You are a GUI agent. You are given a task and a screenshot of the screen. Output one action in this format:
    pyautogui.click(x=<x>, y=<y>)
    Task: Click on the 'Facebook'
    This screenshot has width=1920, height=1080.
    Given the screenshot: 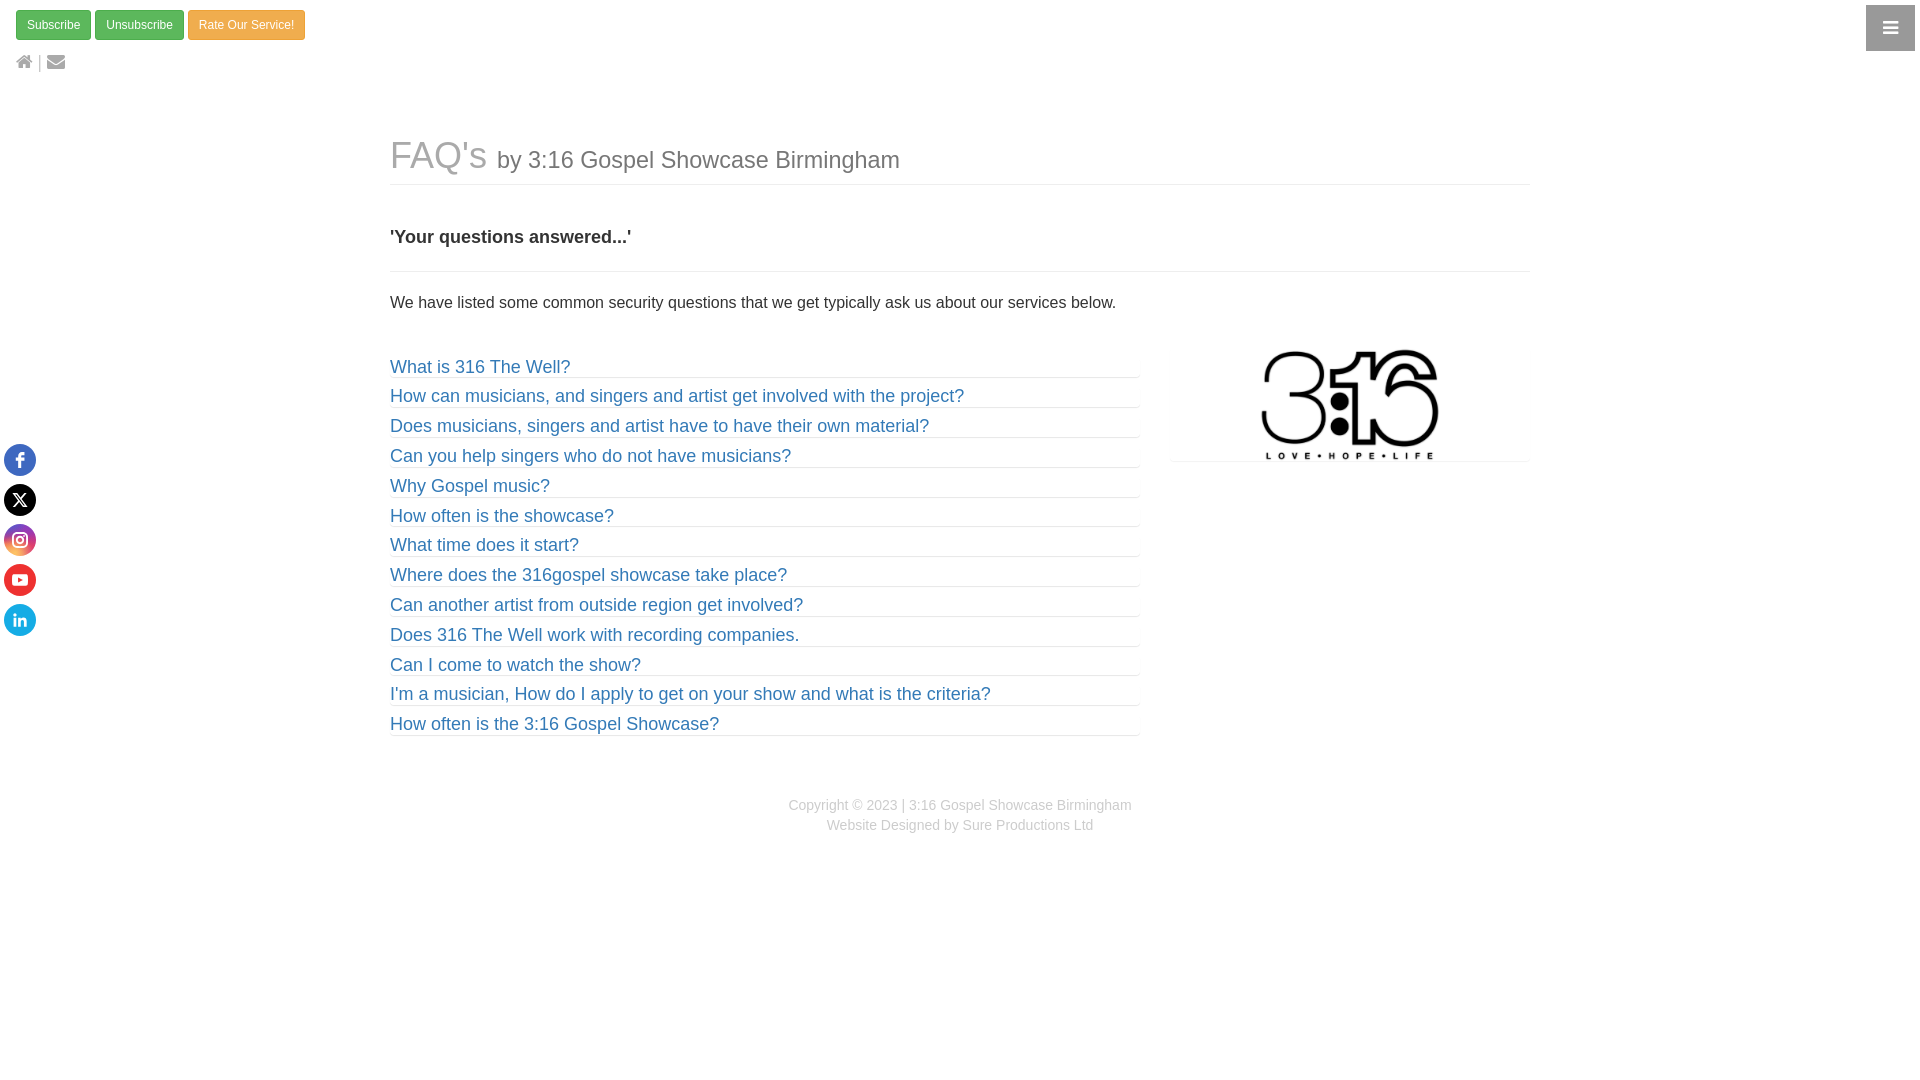 What is the action you would take?
    pyautogui.click(x=19, y=459)
    